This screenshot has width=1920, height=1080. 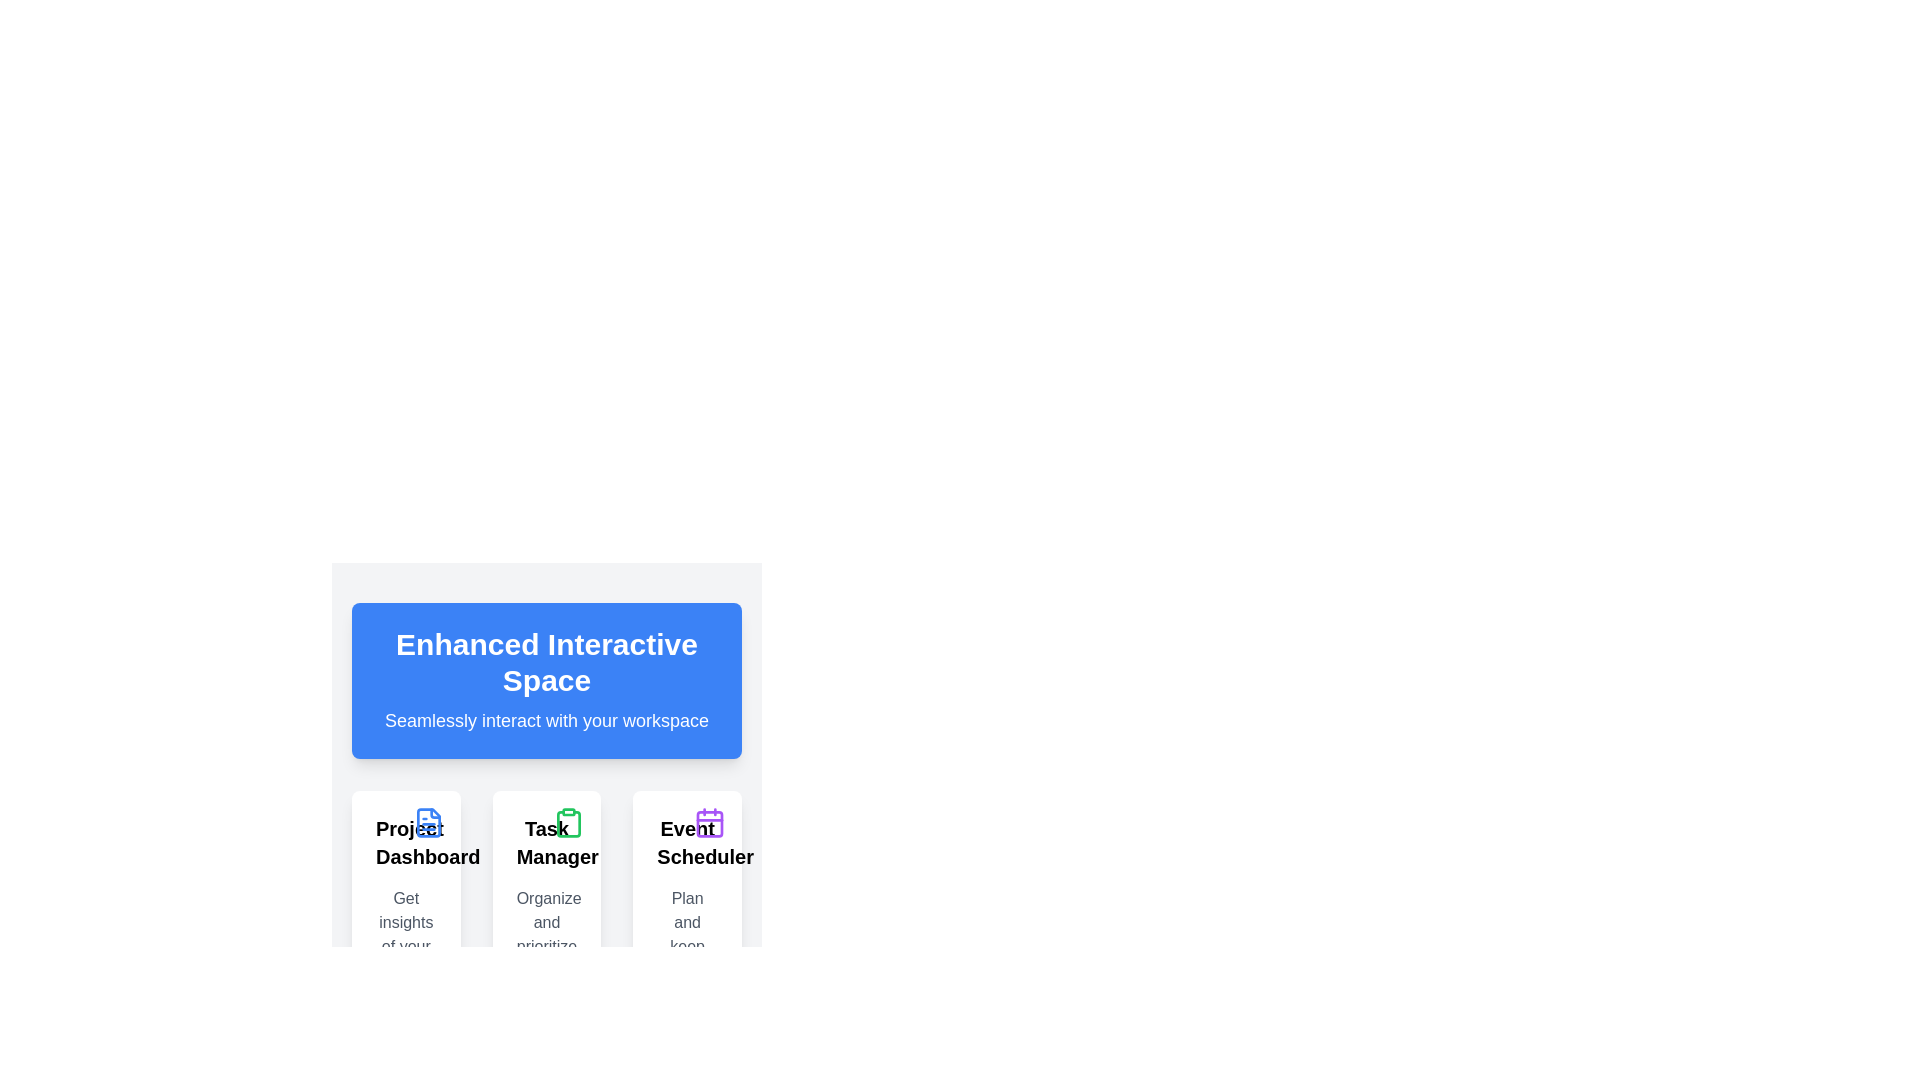 What do you see at coordinates (427, 822) in the screenshot?
I see `the document icon styled with 'text-blue-500' located in the top-right corner of the 'Project Dashboard' card` at bounding box center [427, 822].